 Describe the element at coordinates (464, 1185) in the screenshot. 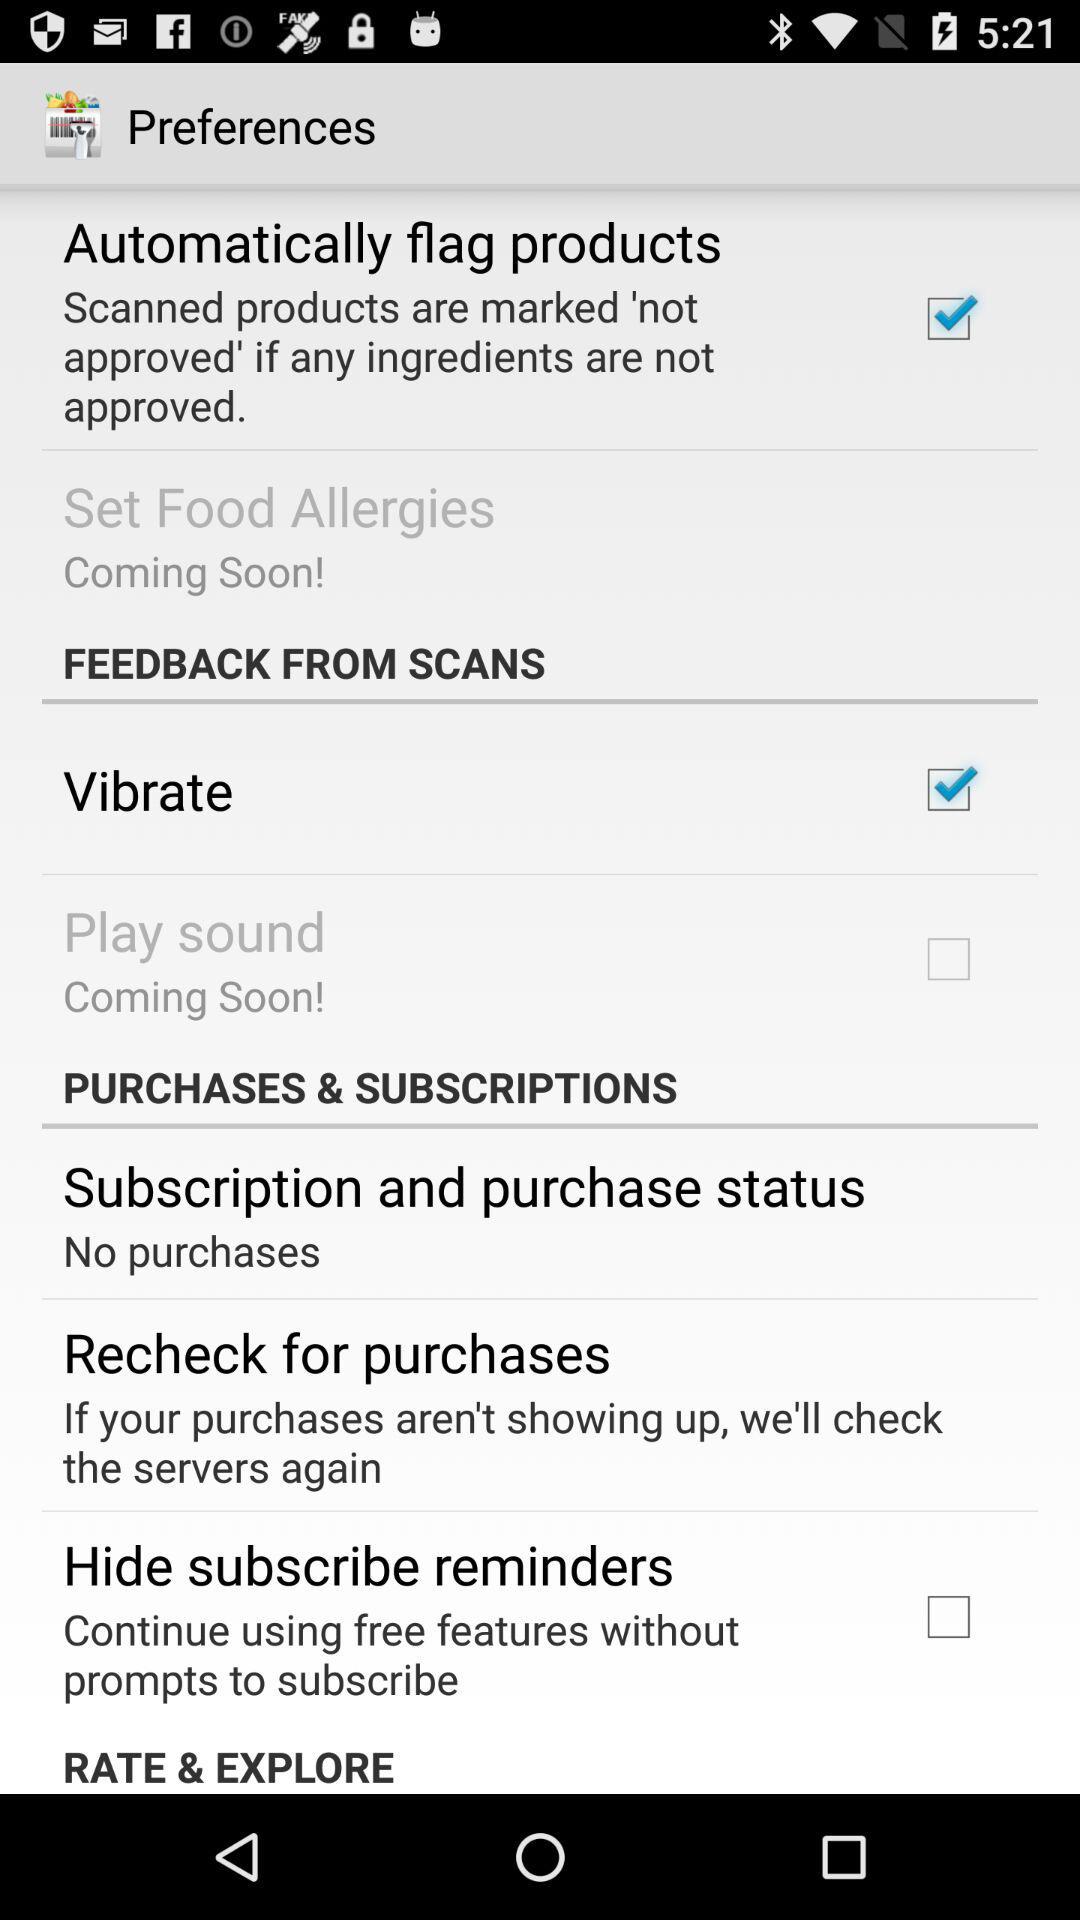

I see `the subscription and purchase item` at that location.